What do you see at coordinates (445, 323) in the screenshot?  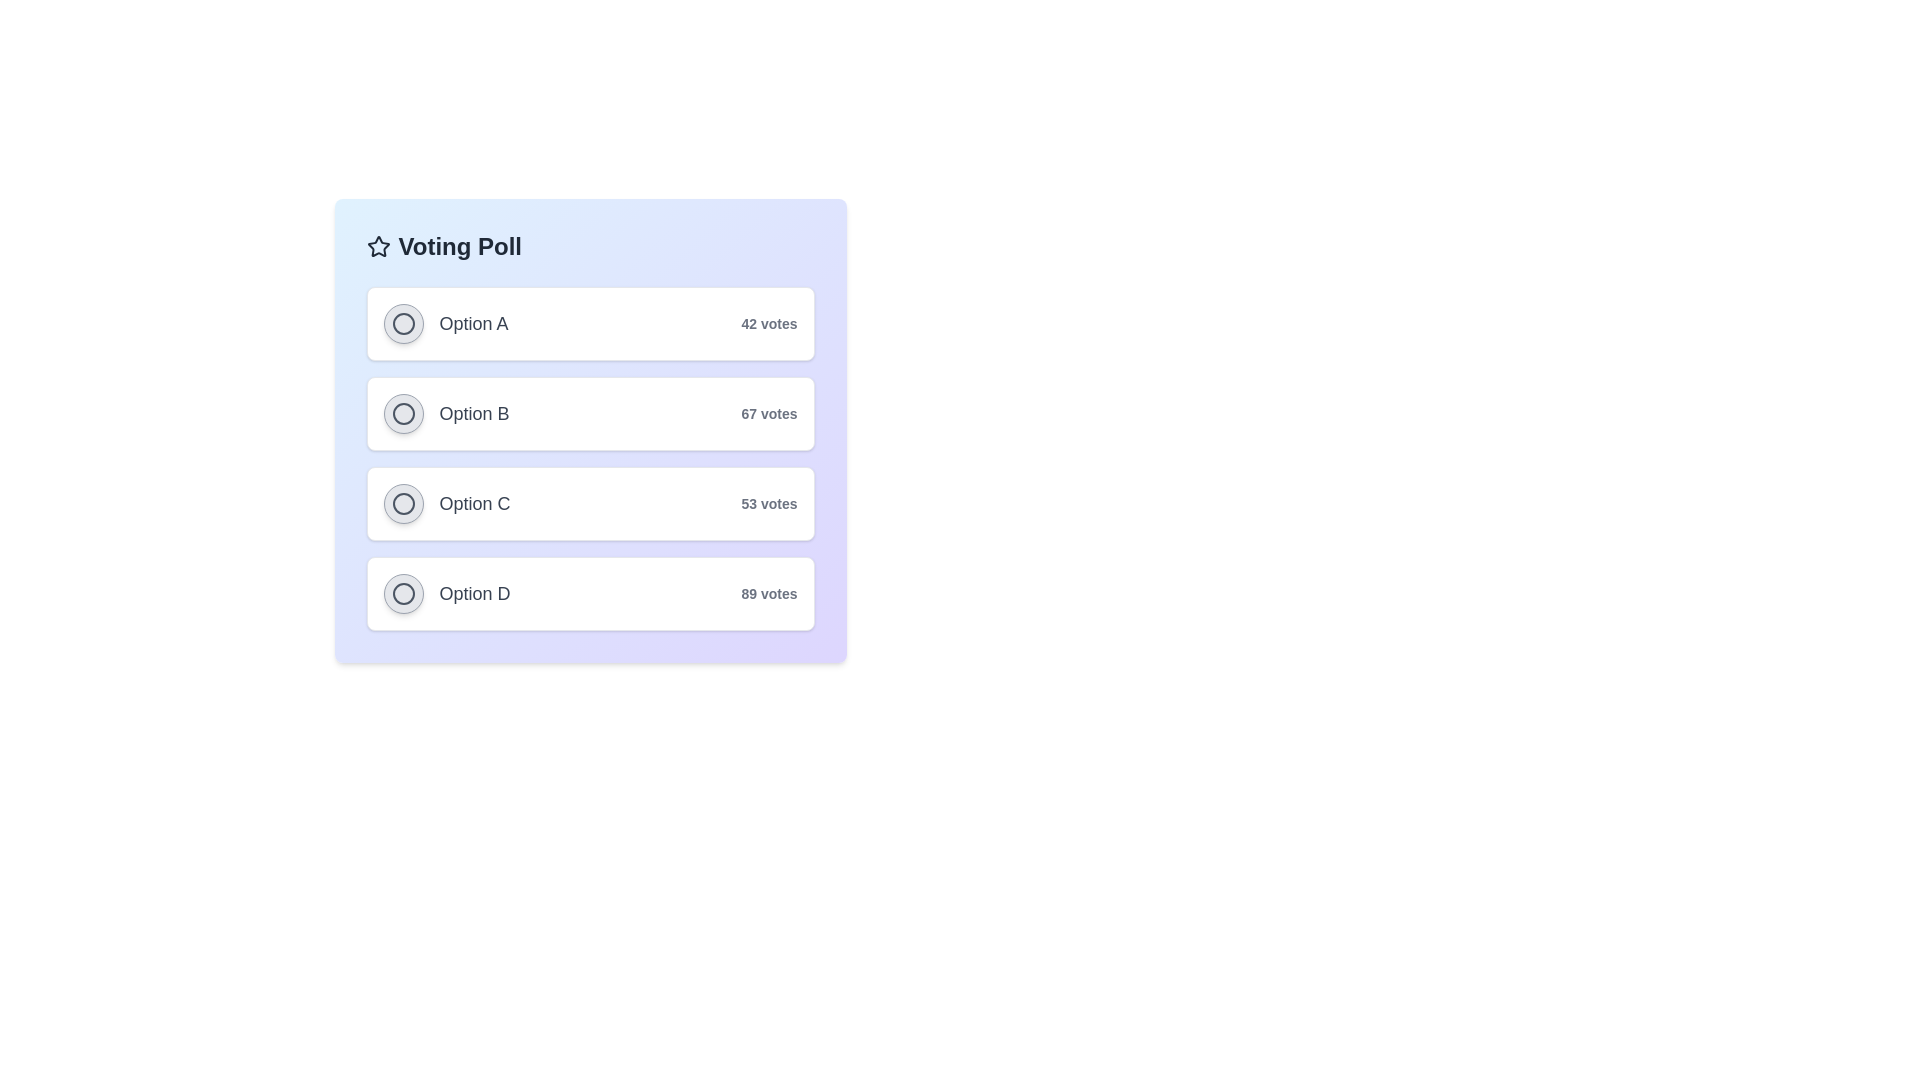 I see `the circular radio button for 'Option A' in the voting poll interface using a touchscreen device` at bounding box center [445, 323].